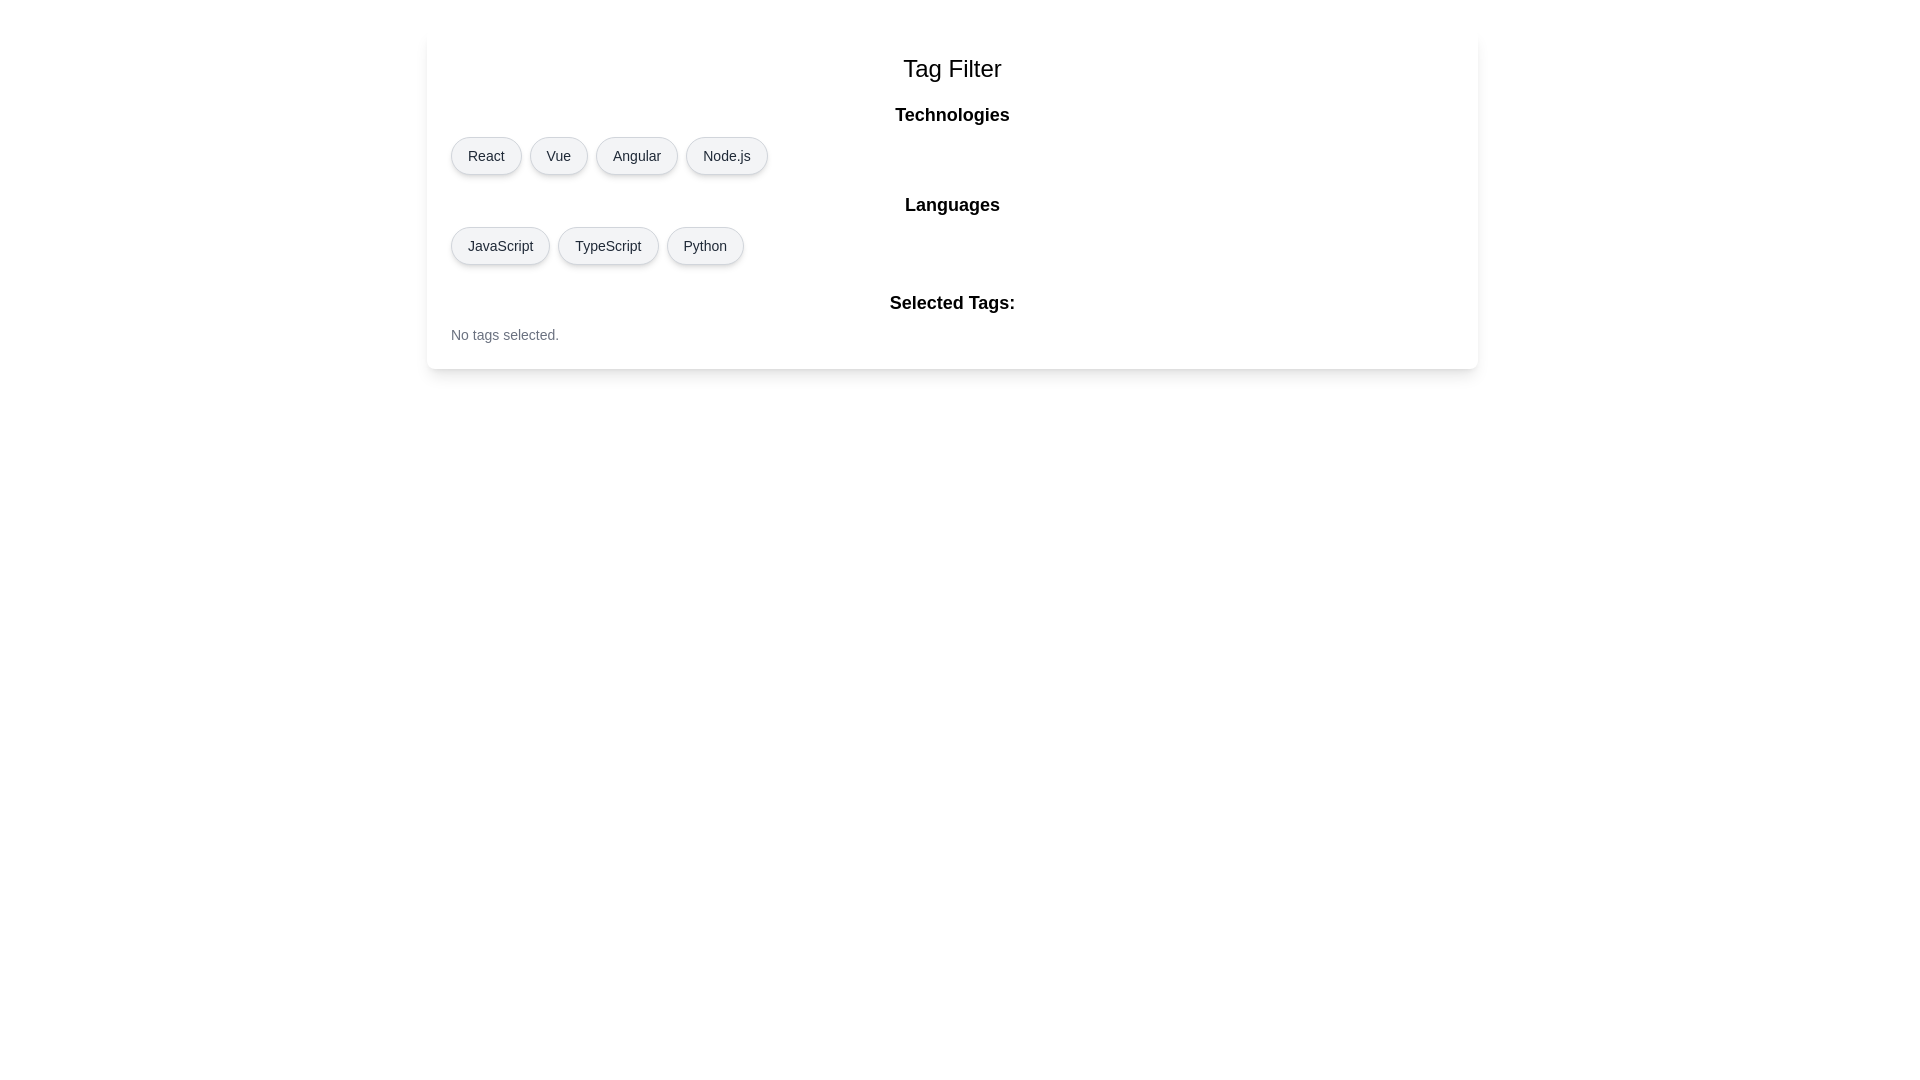 This screenshot has height=1080, width=1920. Describe the element at coordinates (705, 245) in the screenshot. I see `the 'Python' tag selector button, which is the third button in a horizontal group of three buttons located under the 'Technologies' section on the left side of the interface` at that location.